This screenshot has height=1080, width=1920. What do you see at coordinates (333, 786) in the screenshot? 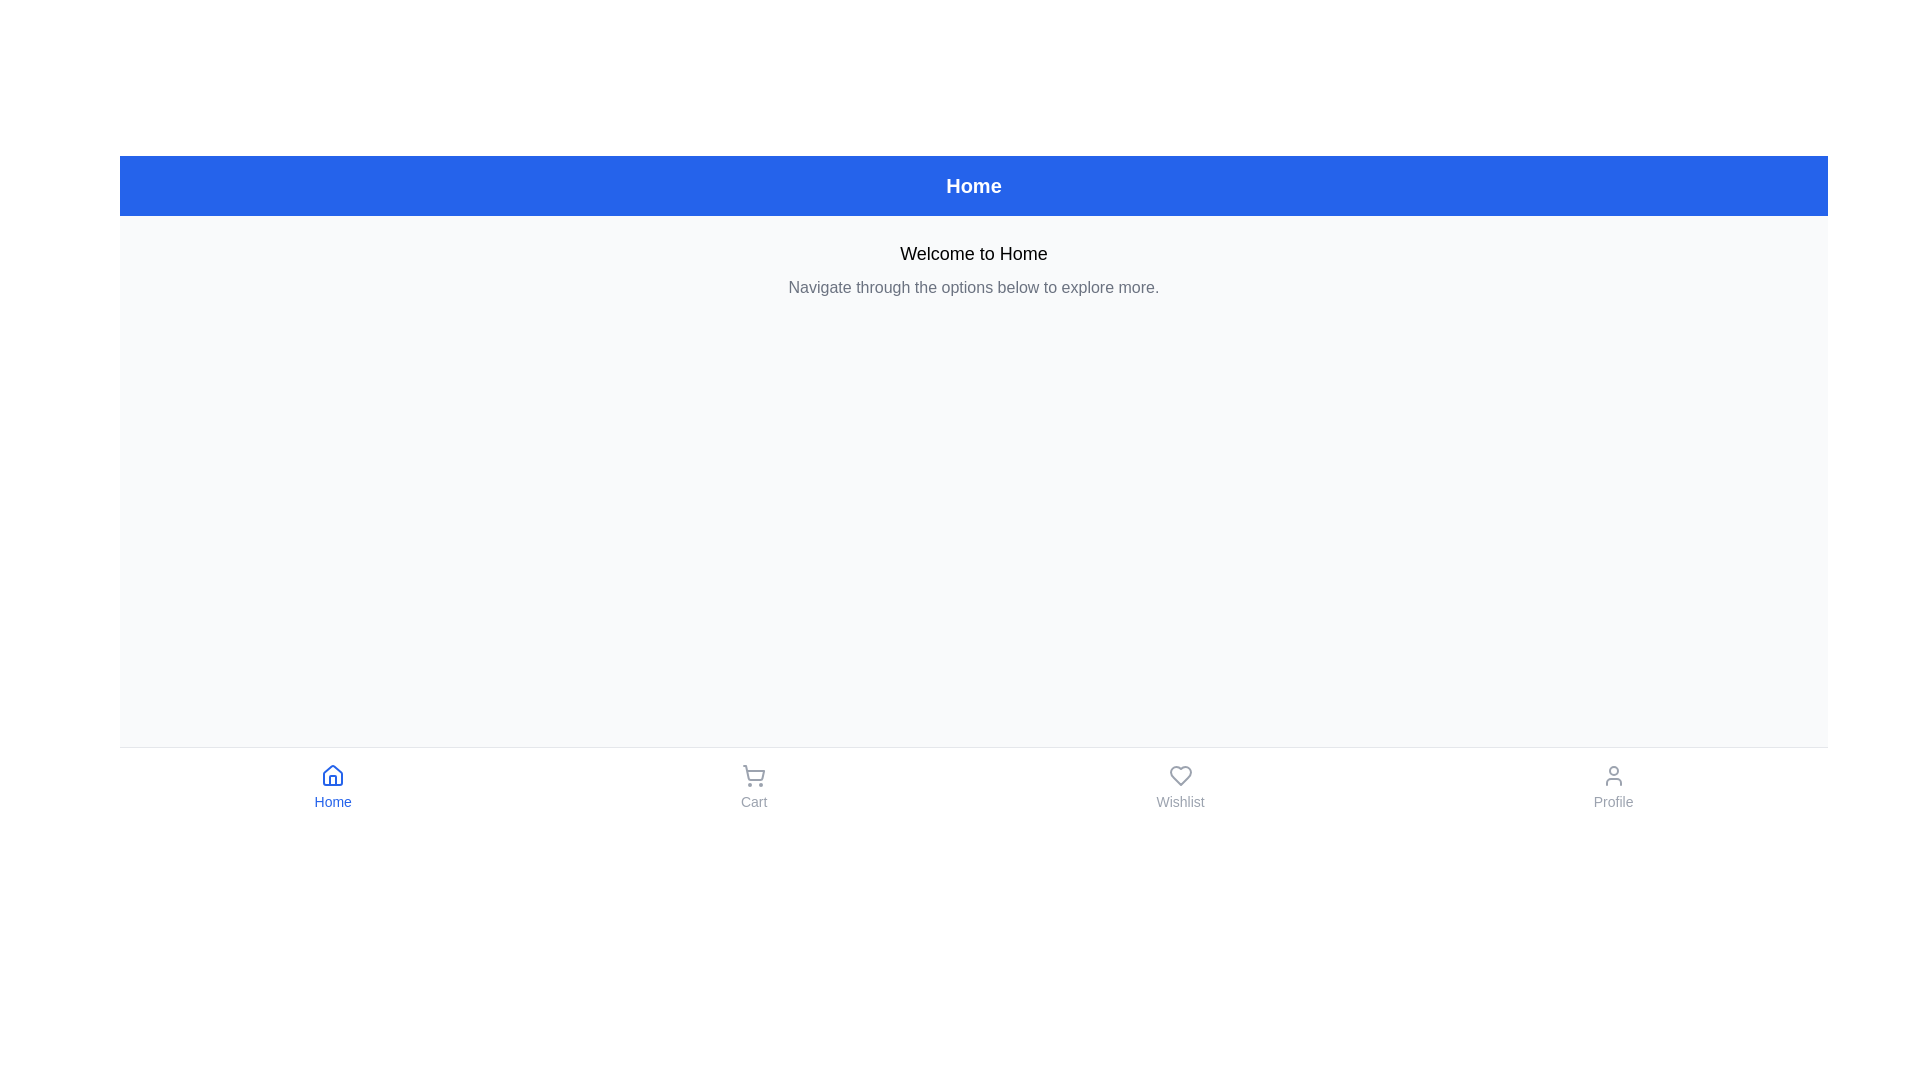
I see `the 'Home' button located at the leftmost side of the bottom navigation bar` at bounding box center [333, 786].